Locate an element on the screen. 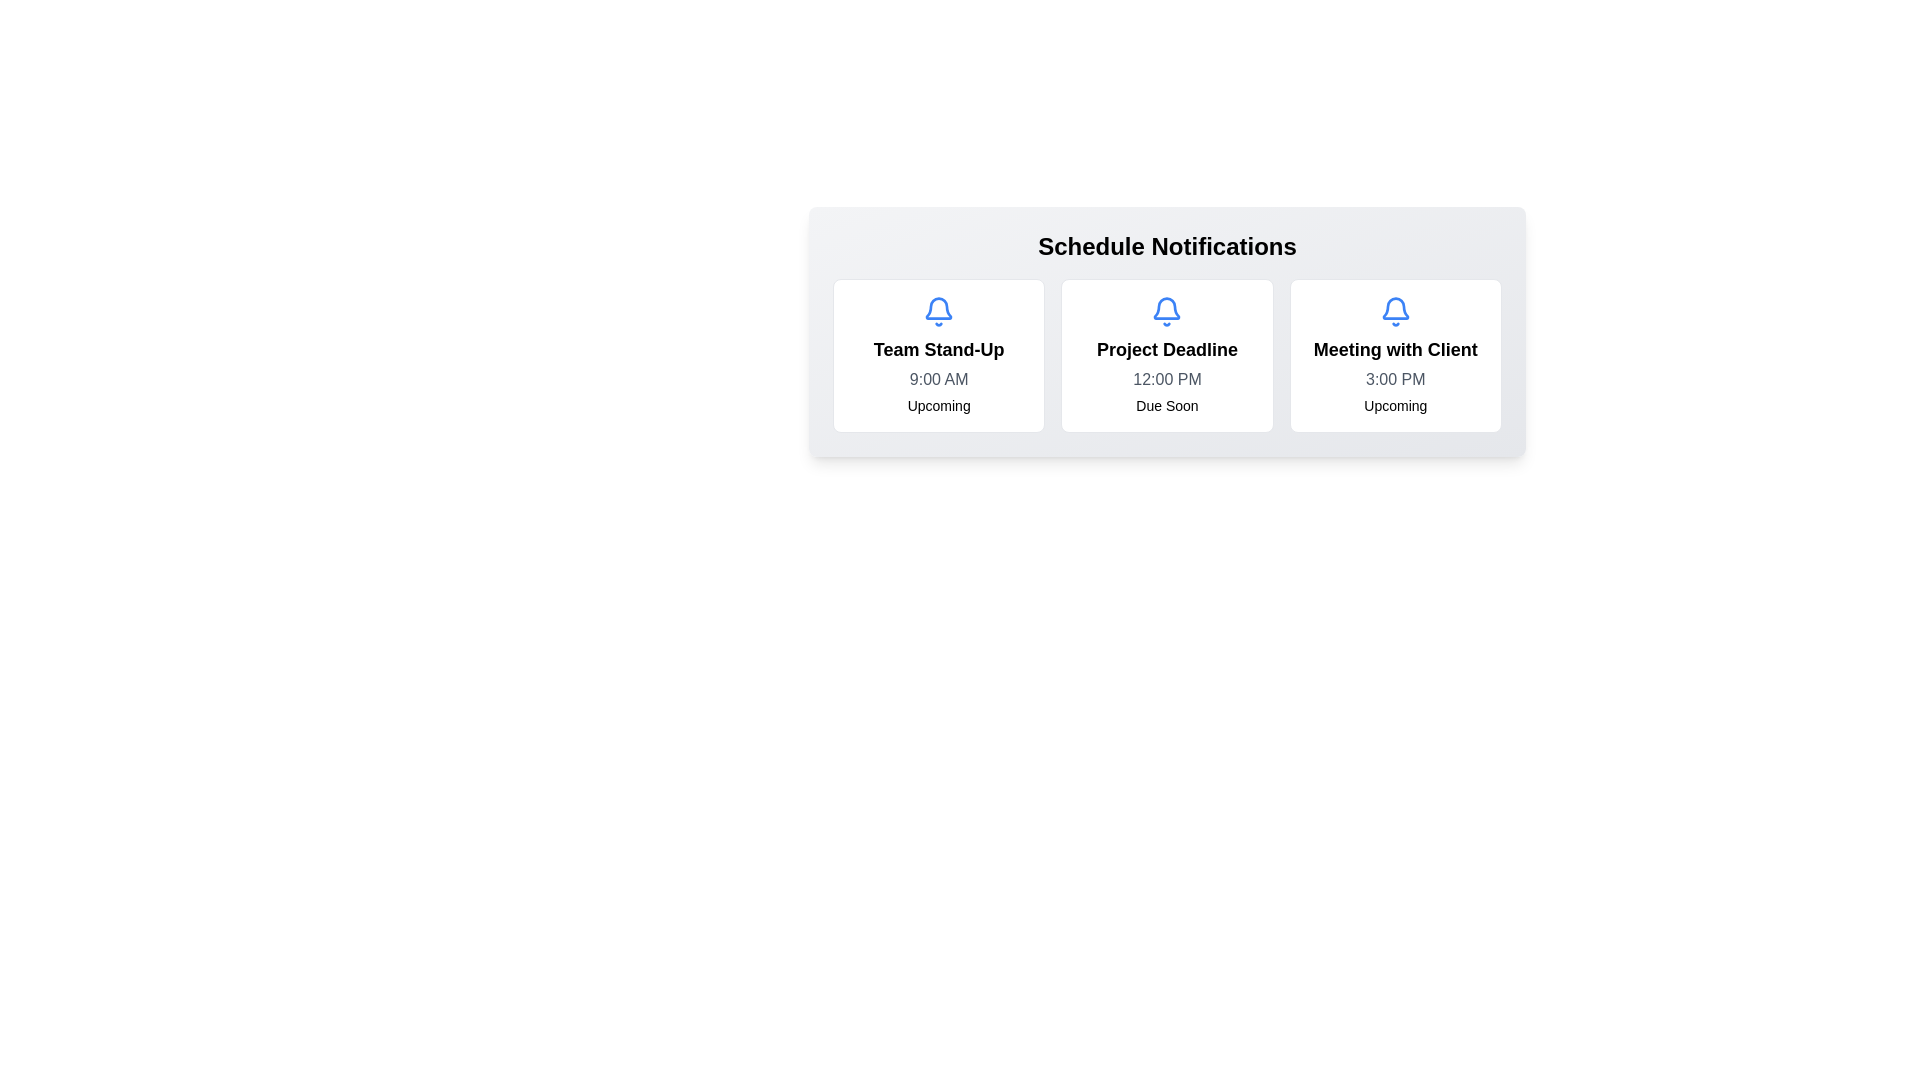 The width and height of the screenshot is (1920, 1080). the bell icon located at the top-center of the 'Project Deadline' card, which represents notifications or alerts is located at coordinates (1167, 312).